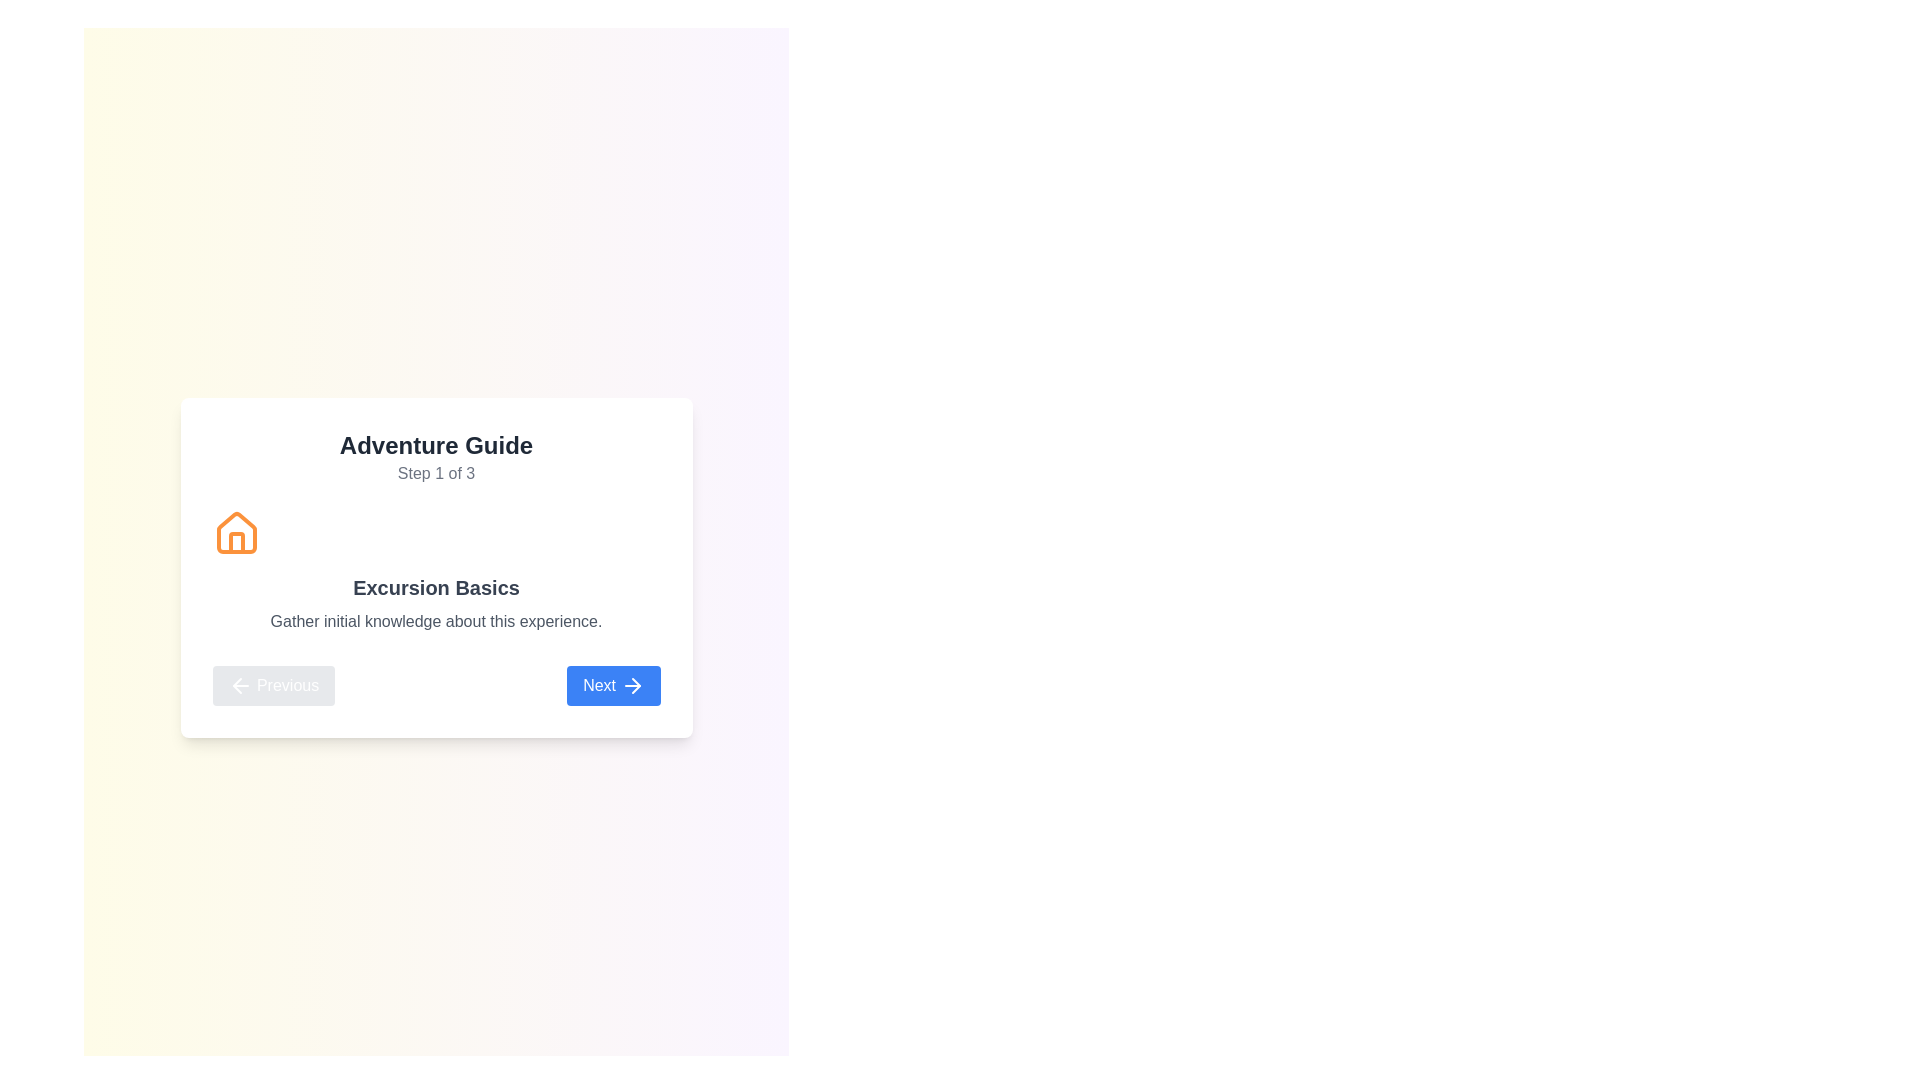 The image size is (1920, 1080). I want to click on the title text element that indicates the name of the guide, located at the top of the content area within a light-colored card, so click(435, 444).